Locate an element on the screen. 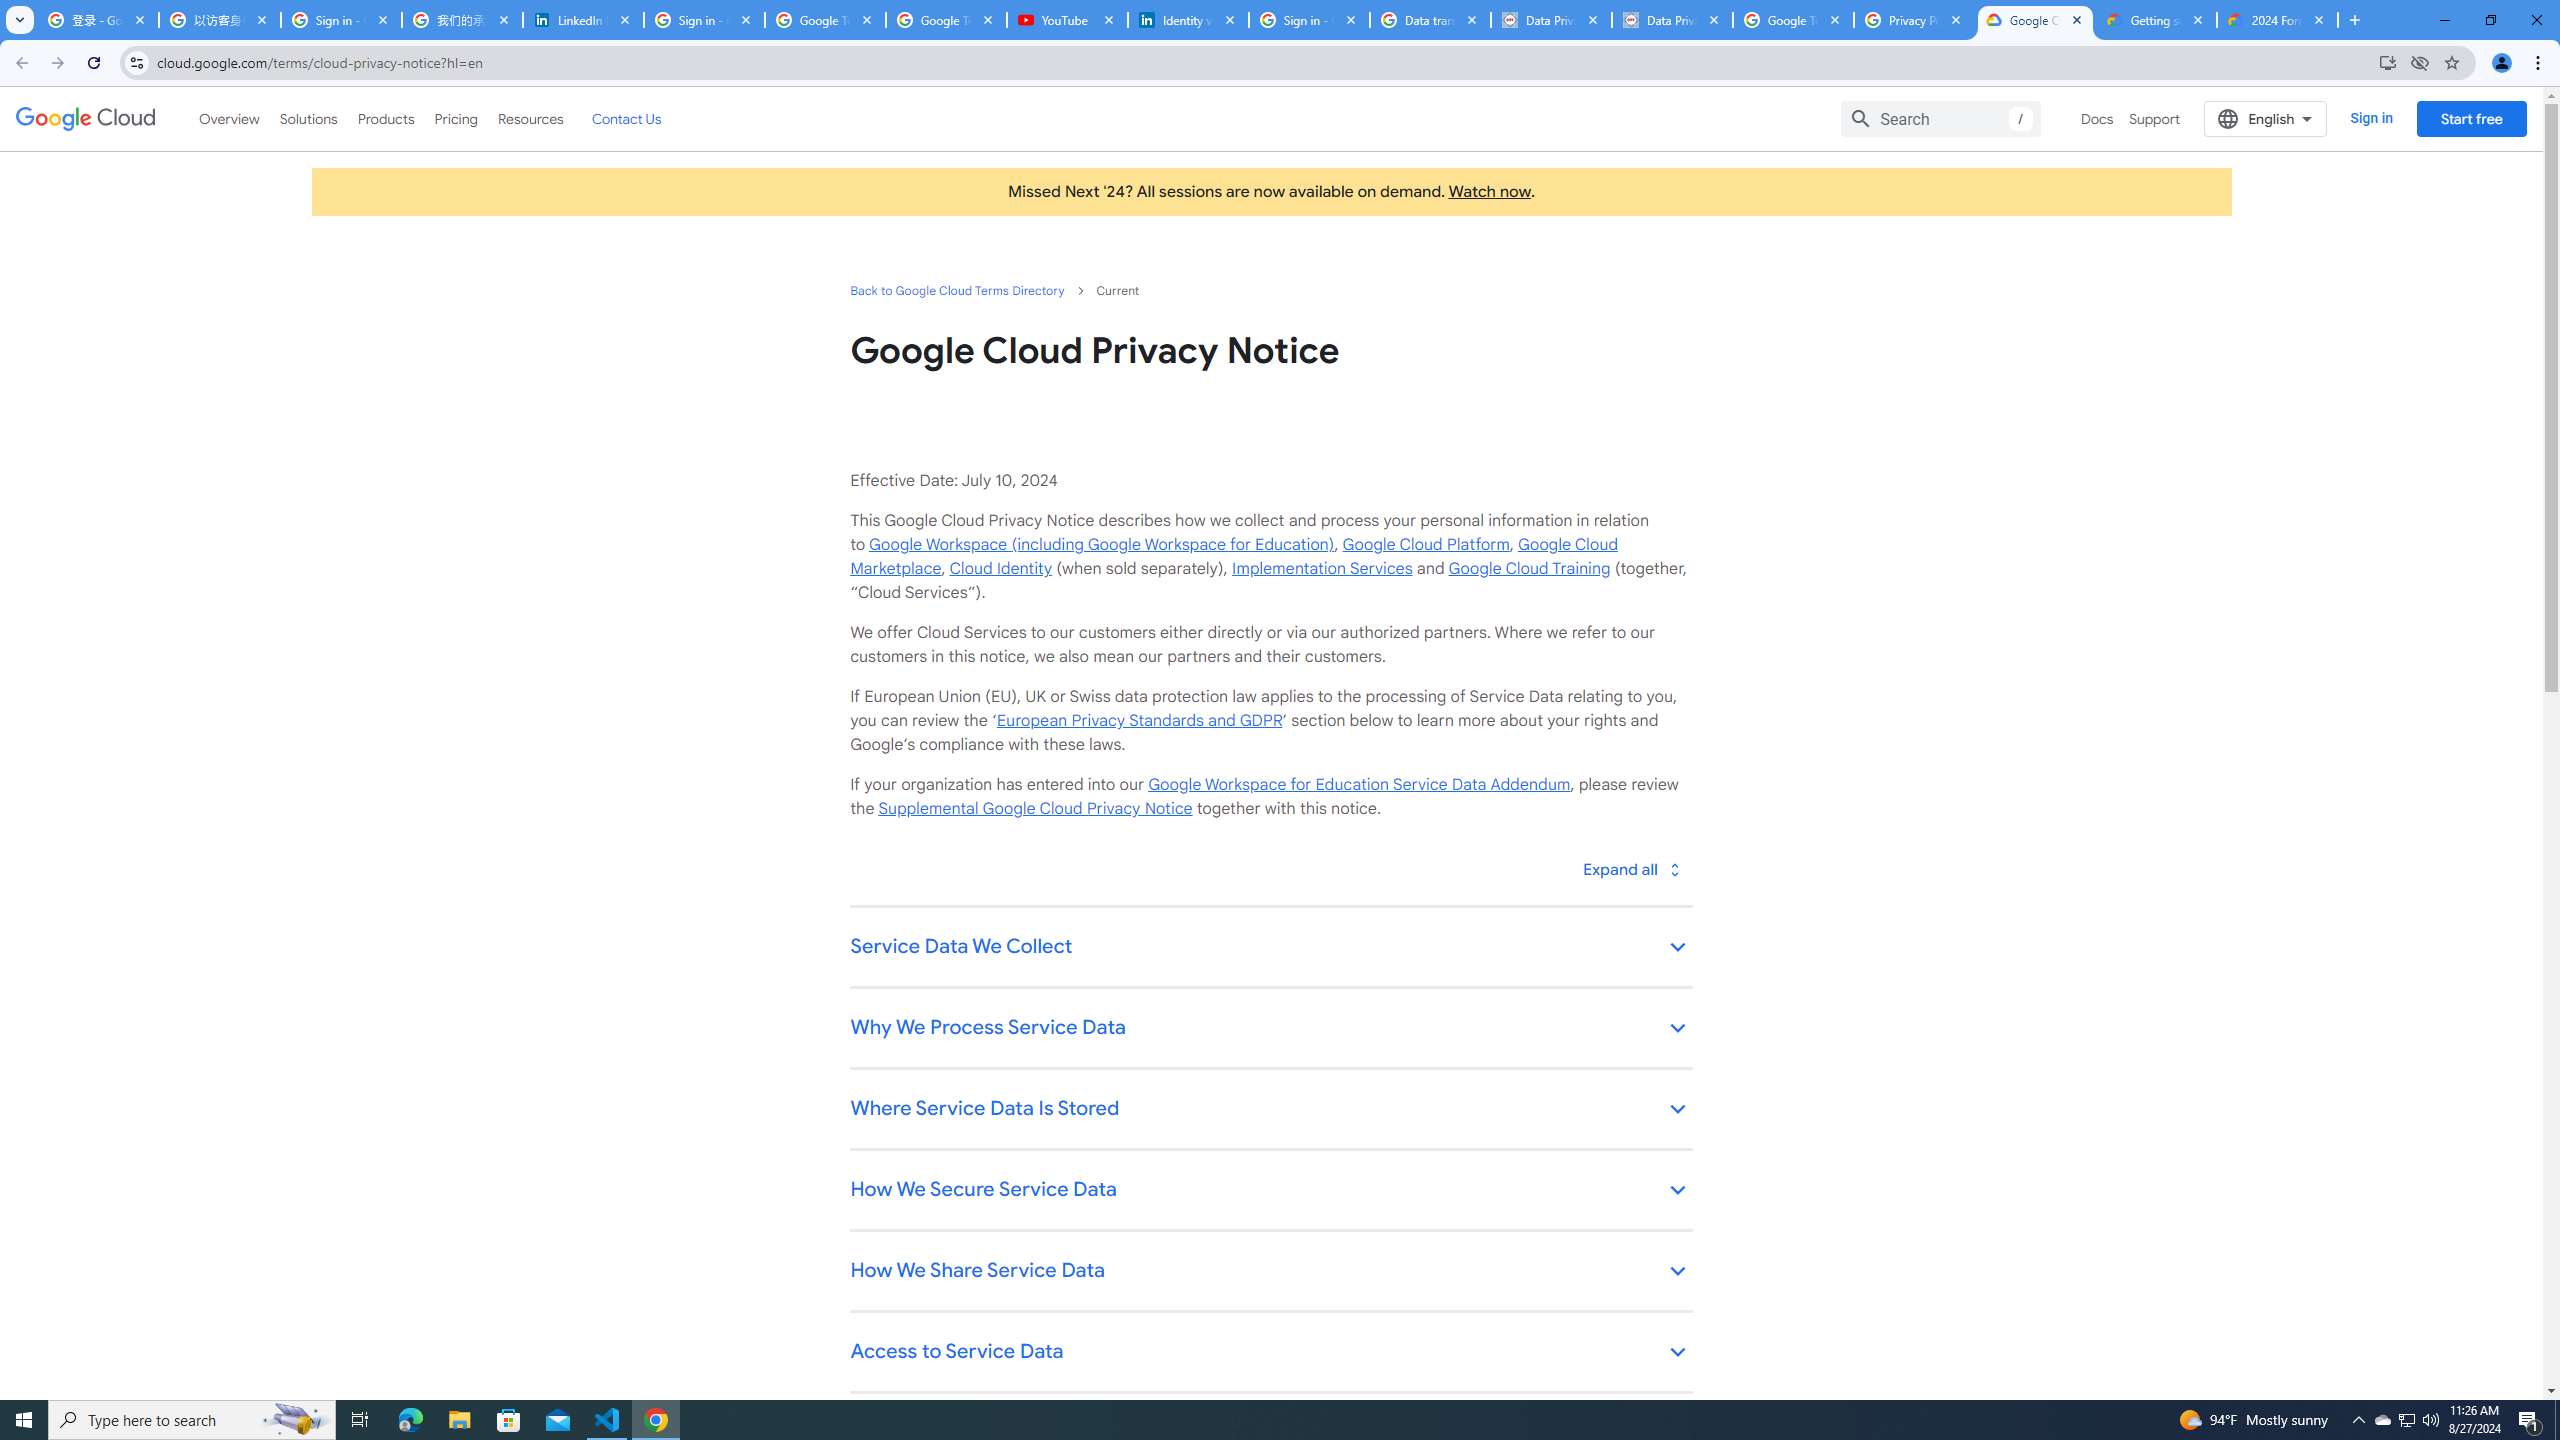 This screenshot has height=1440, width=2560. 'Data Privacy Framework' is located at coordinates (1550, 19).